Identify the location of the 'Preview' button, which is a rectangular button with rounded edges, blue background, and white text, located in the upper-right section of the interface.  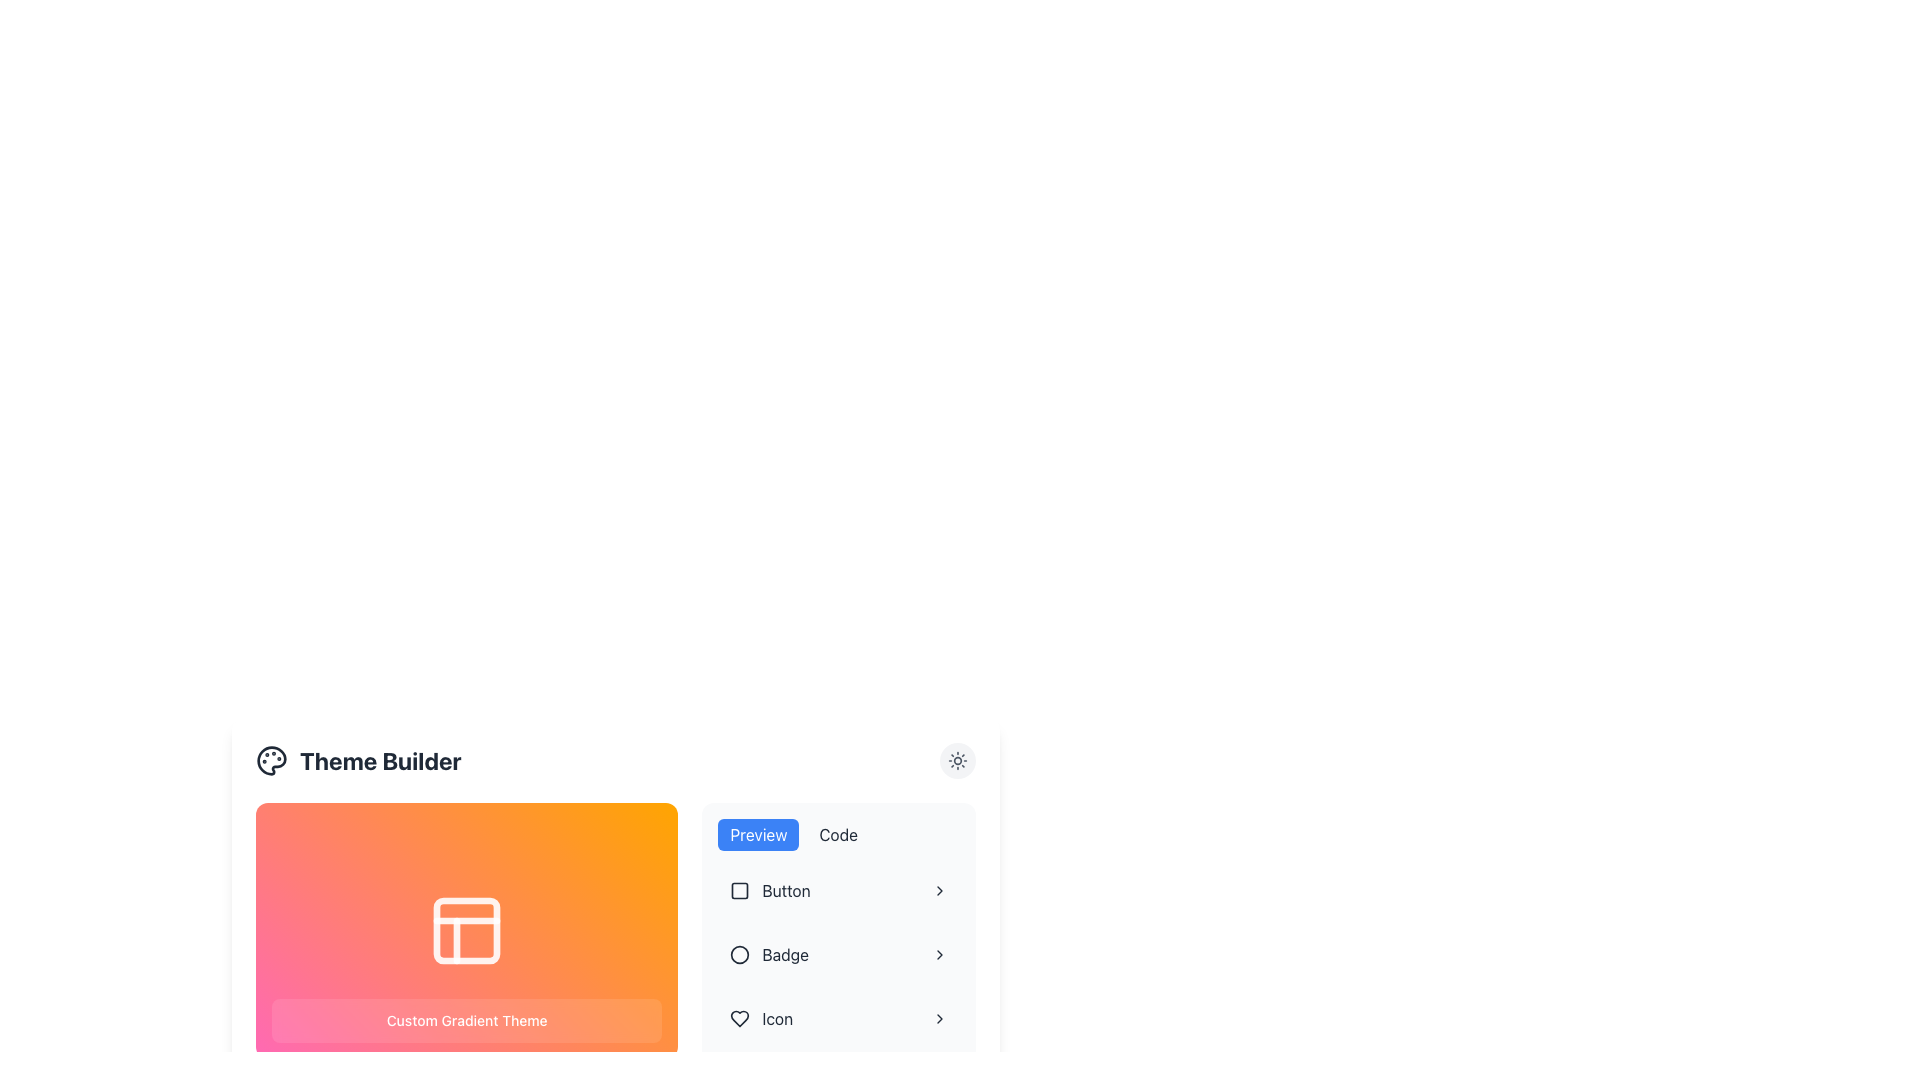
(757, 834).